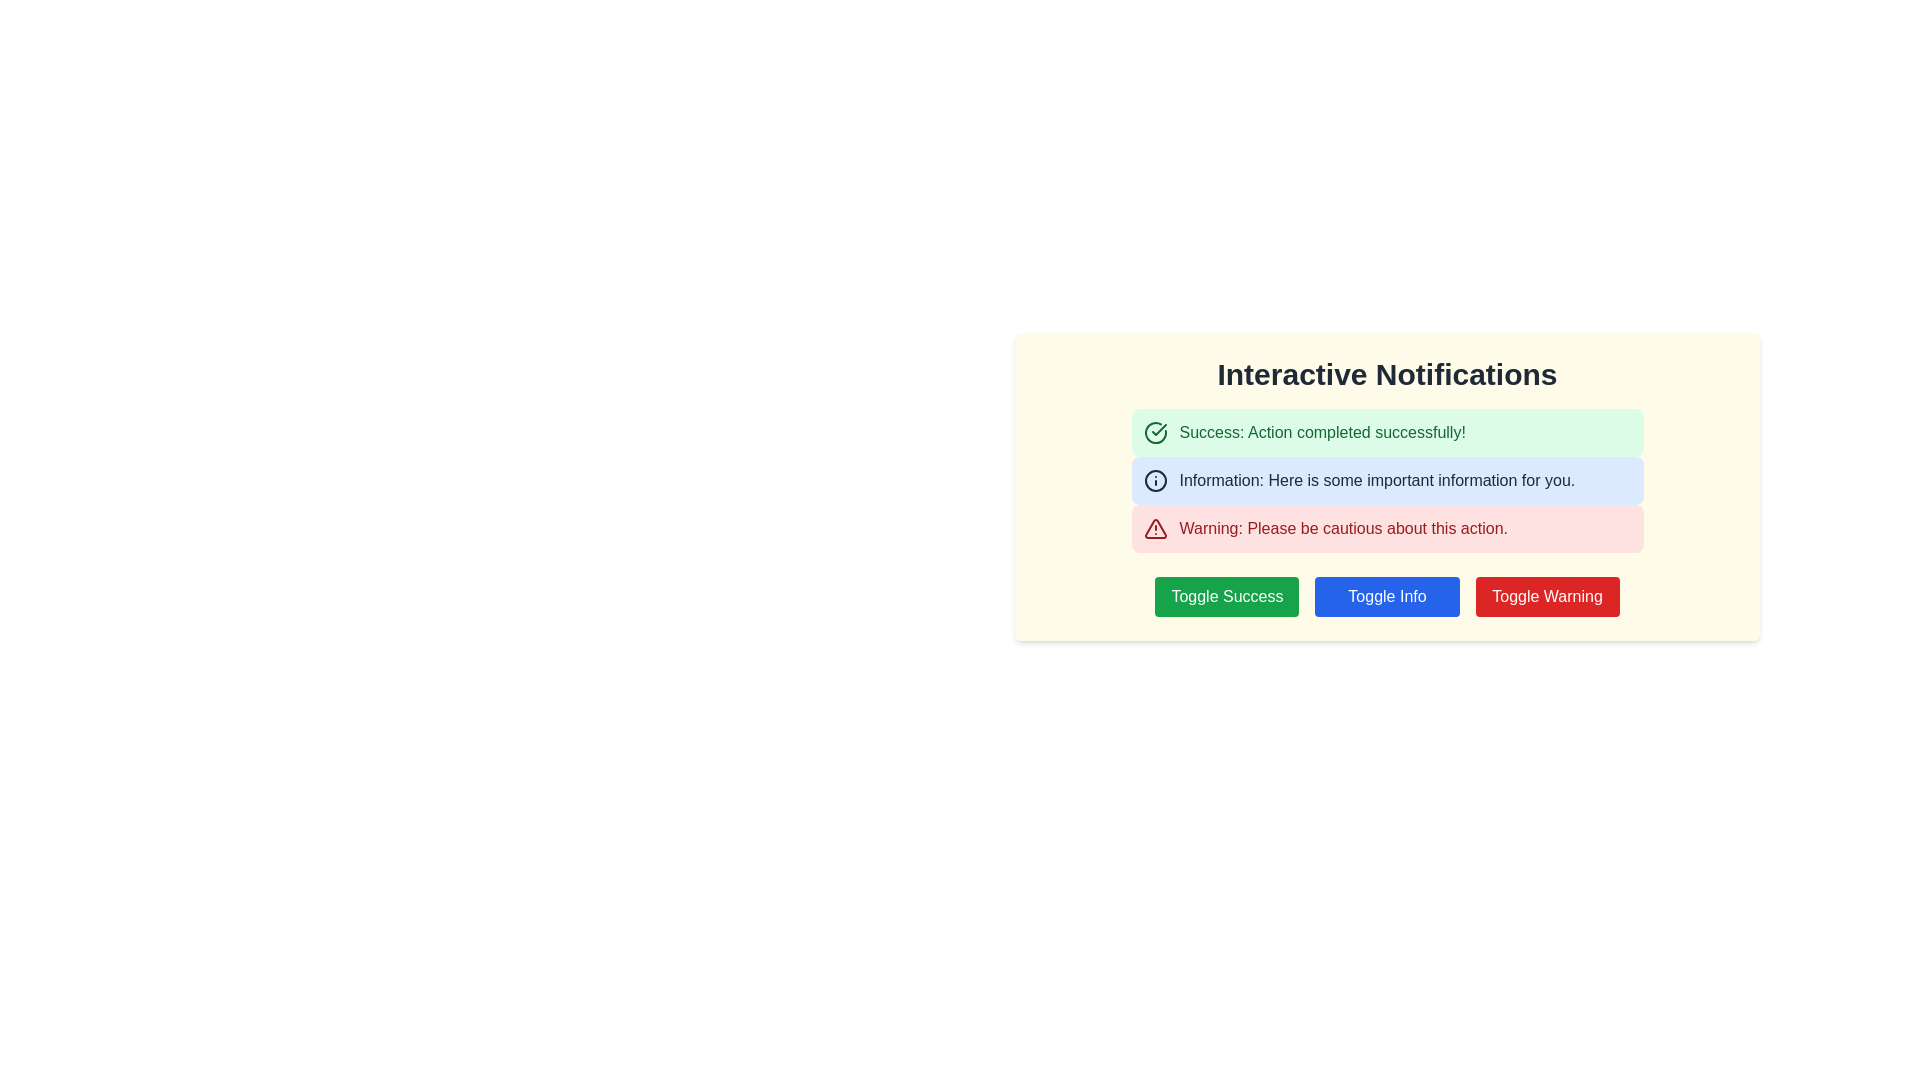 The height and width of the screenshot is (1080, 1920). I want to click on the circular visual component styled as a partial checkmark within the first notification entry labeled 'Success: Action completed successfully!', so click(1155, 431).